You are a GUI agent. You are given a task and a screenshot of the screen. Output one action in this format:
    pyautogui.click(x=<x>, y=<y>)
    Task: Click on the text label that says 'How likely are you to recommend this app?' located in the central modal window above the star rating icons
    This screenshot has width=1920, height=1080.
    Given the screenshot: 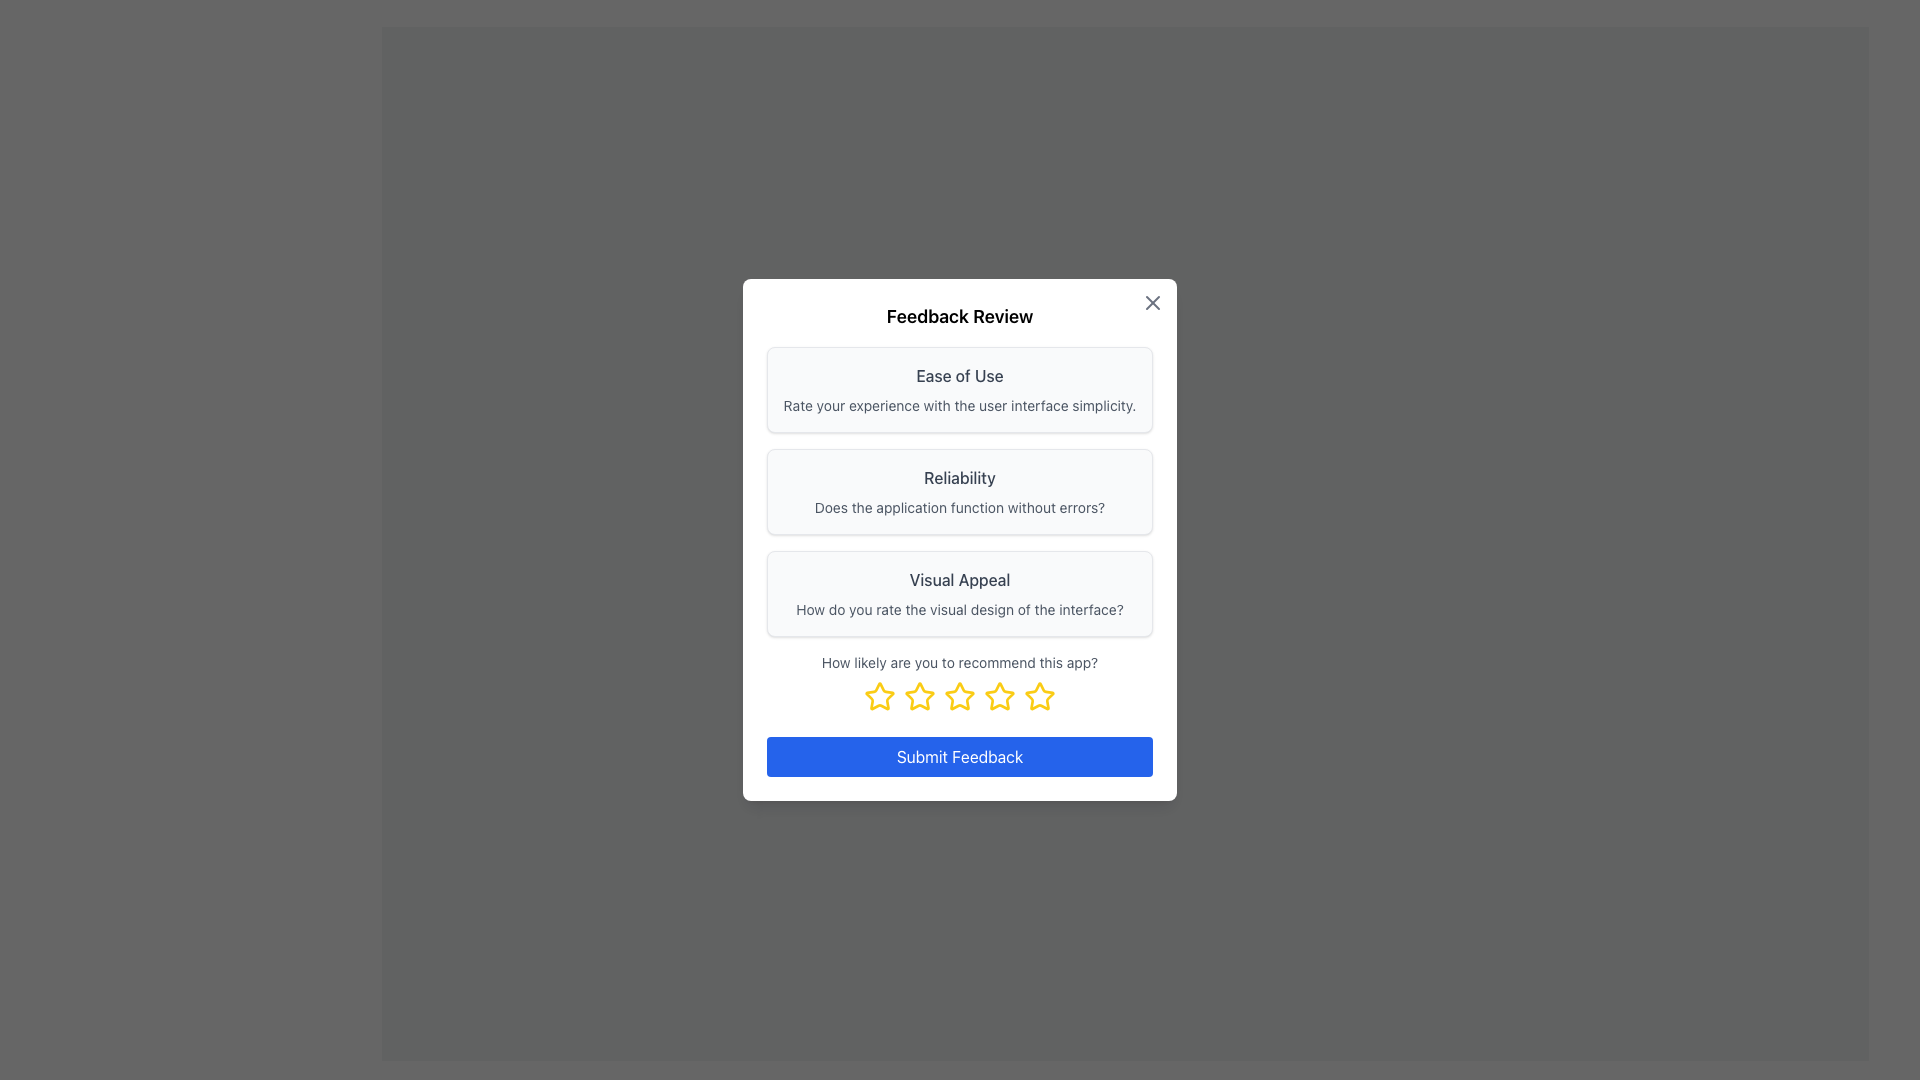 What is the action you would take?
    pyautogui.click(x=960, y=663)
    